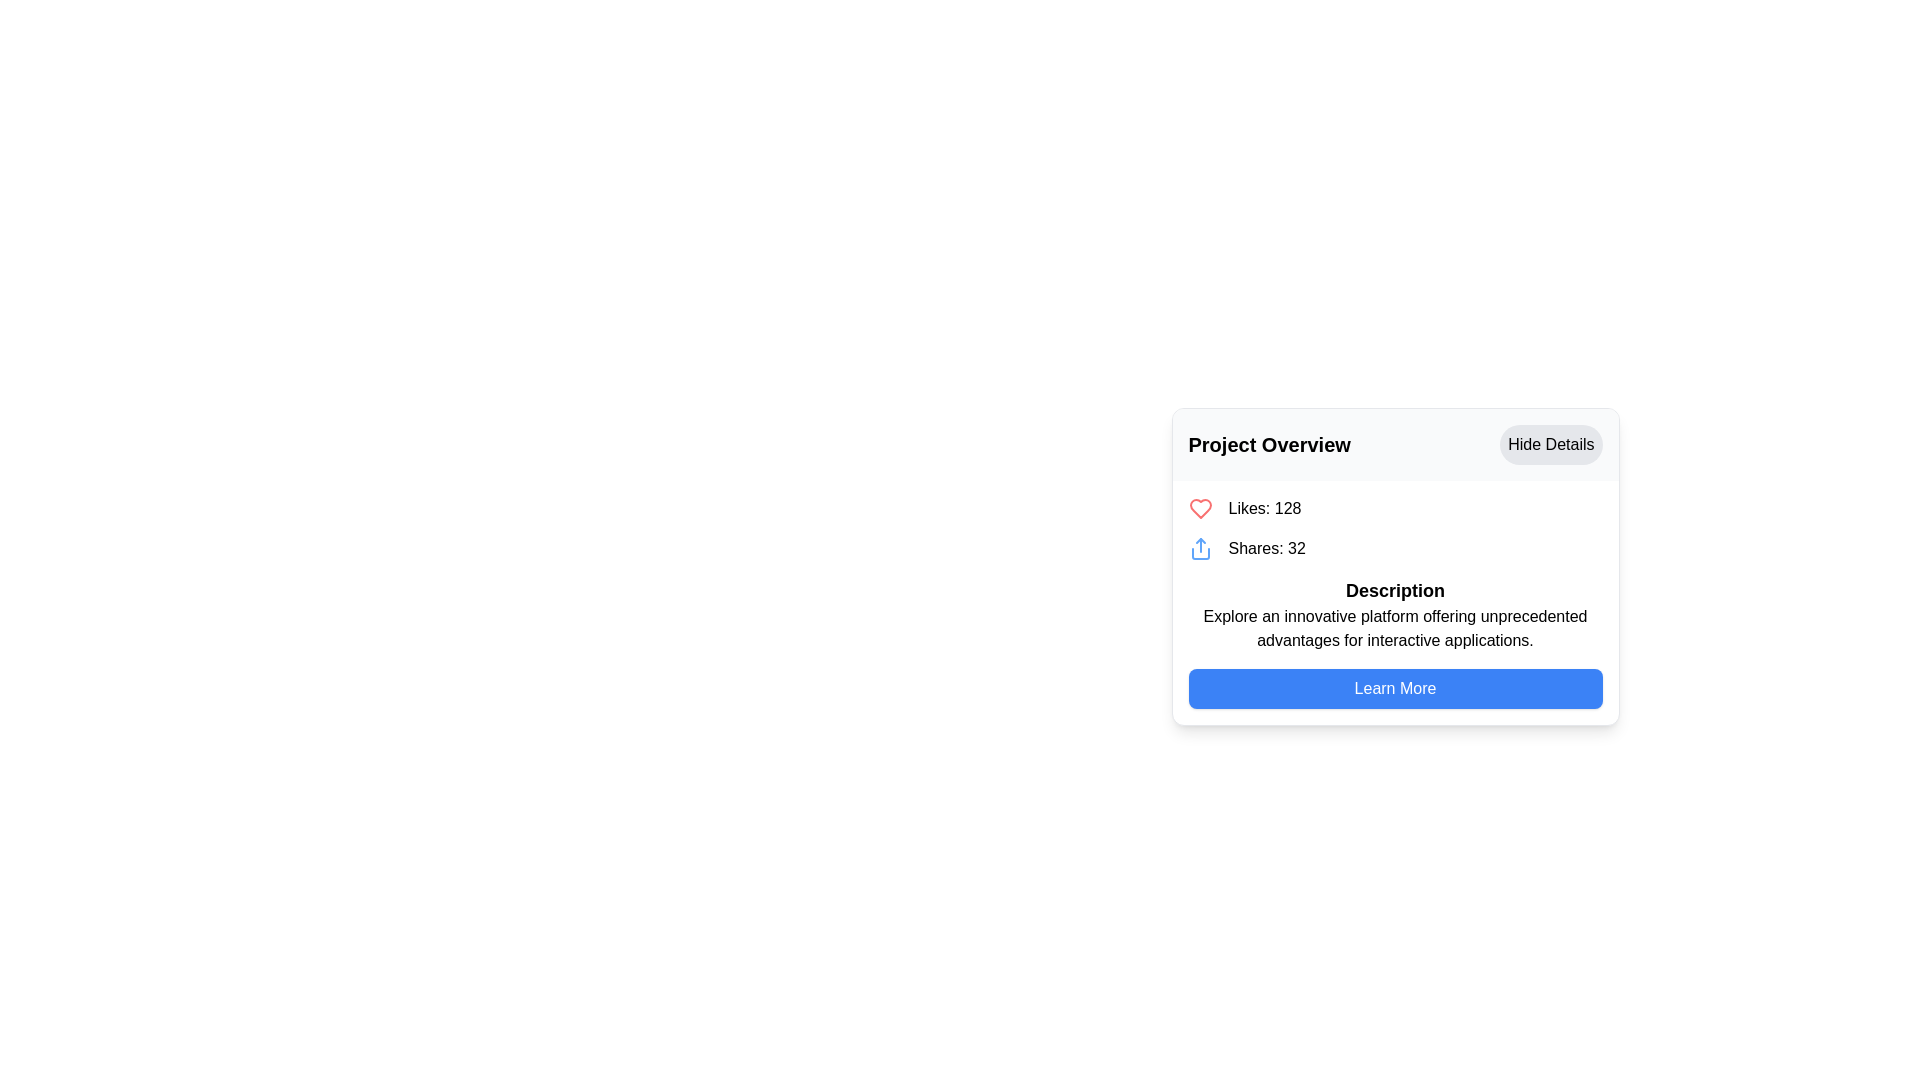 The image size is (1920, 1080). I want to click on the static text display that shows the total number of likes, located to the right of the red heart icon and above 'Shares: 32', so click(1263, 508).